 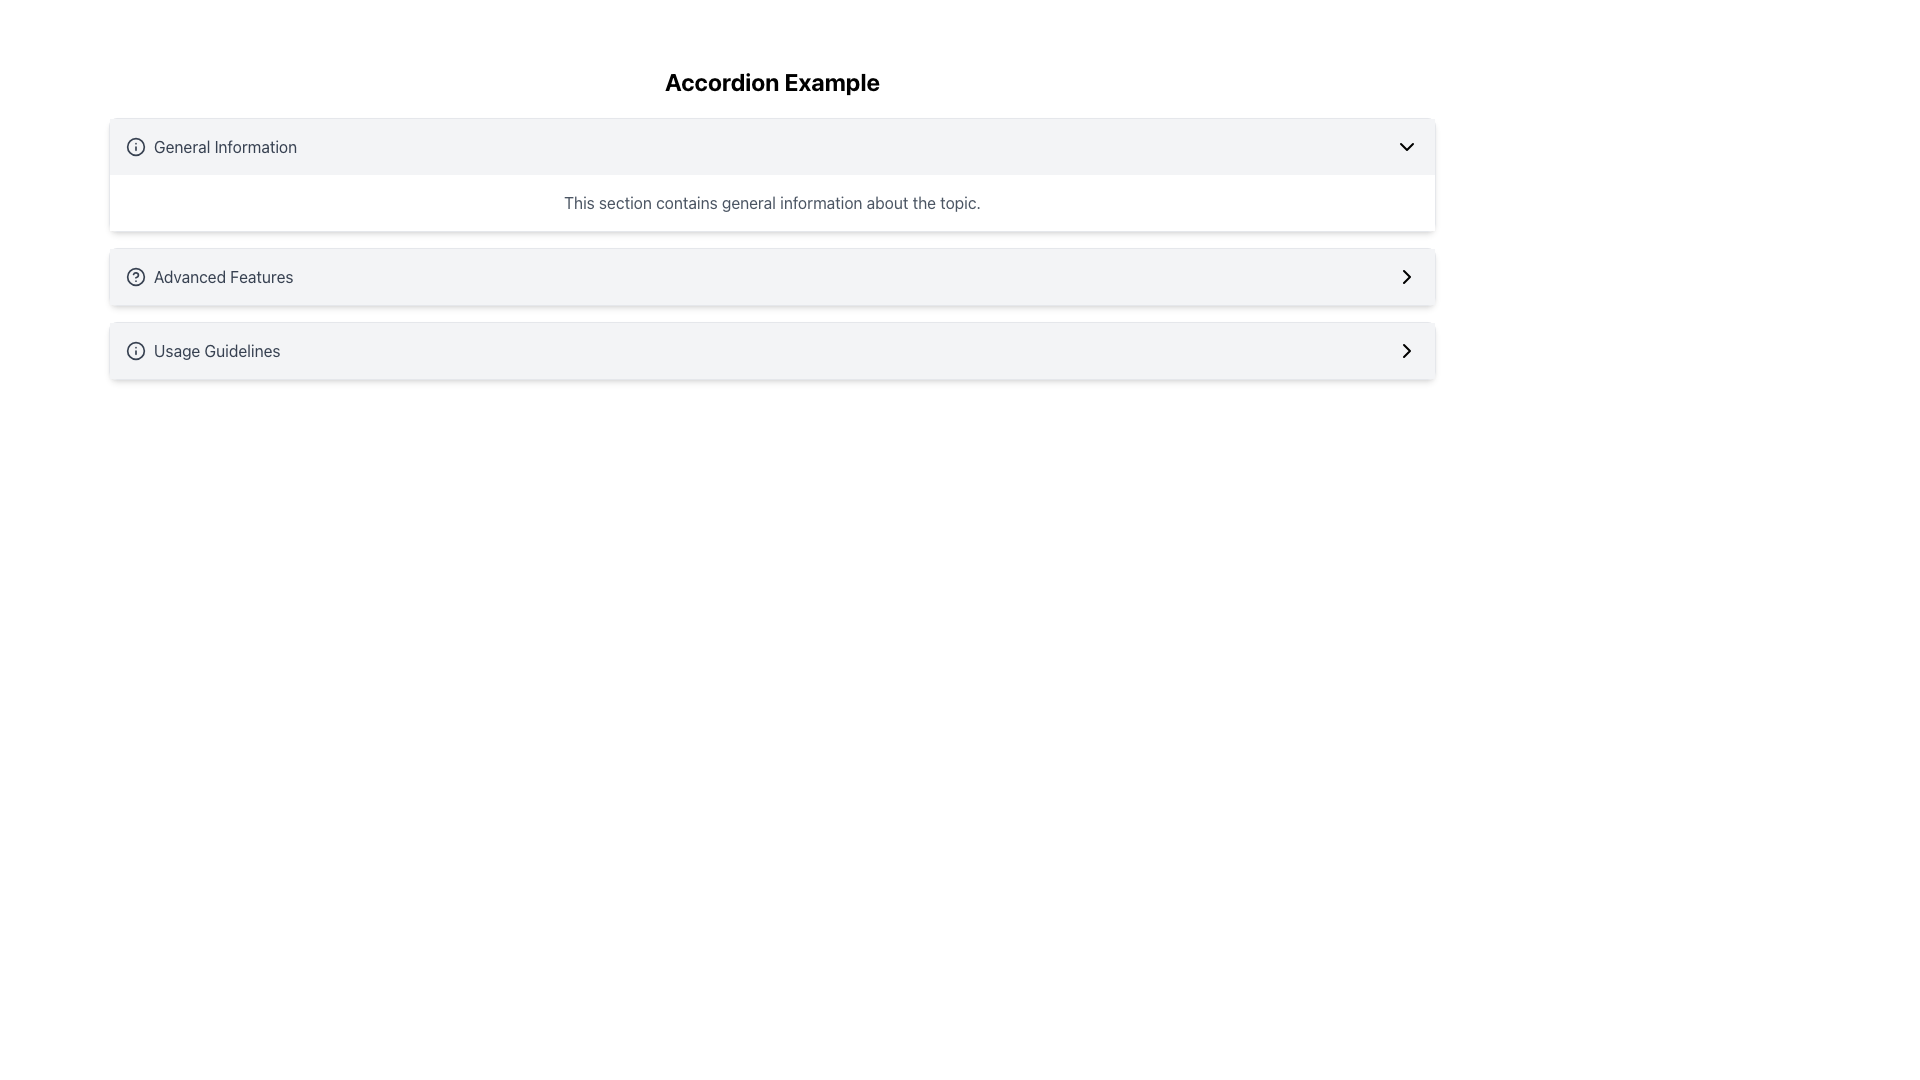 What do you see at coordinates (771, 203) in the screenshot?
I see `the static text block providing introductory or explanatory text related to the 'General Information' section, located directly below the title 'General Information'` at bounding box center [771, 203].